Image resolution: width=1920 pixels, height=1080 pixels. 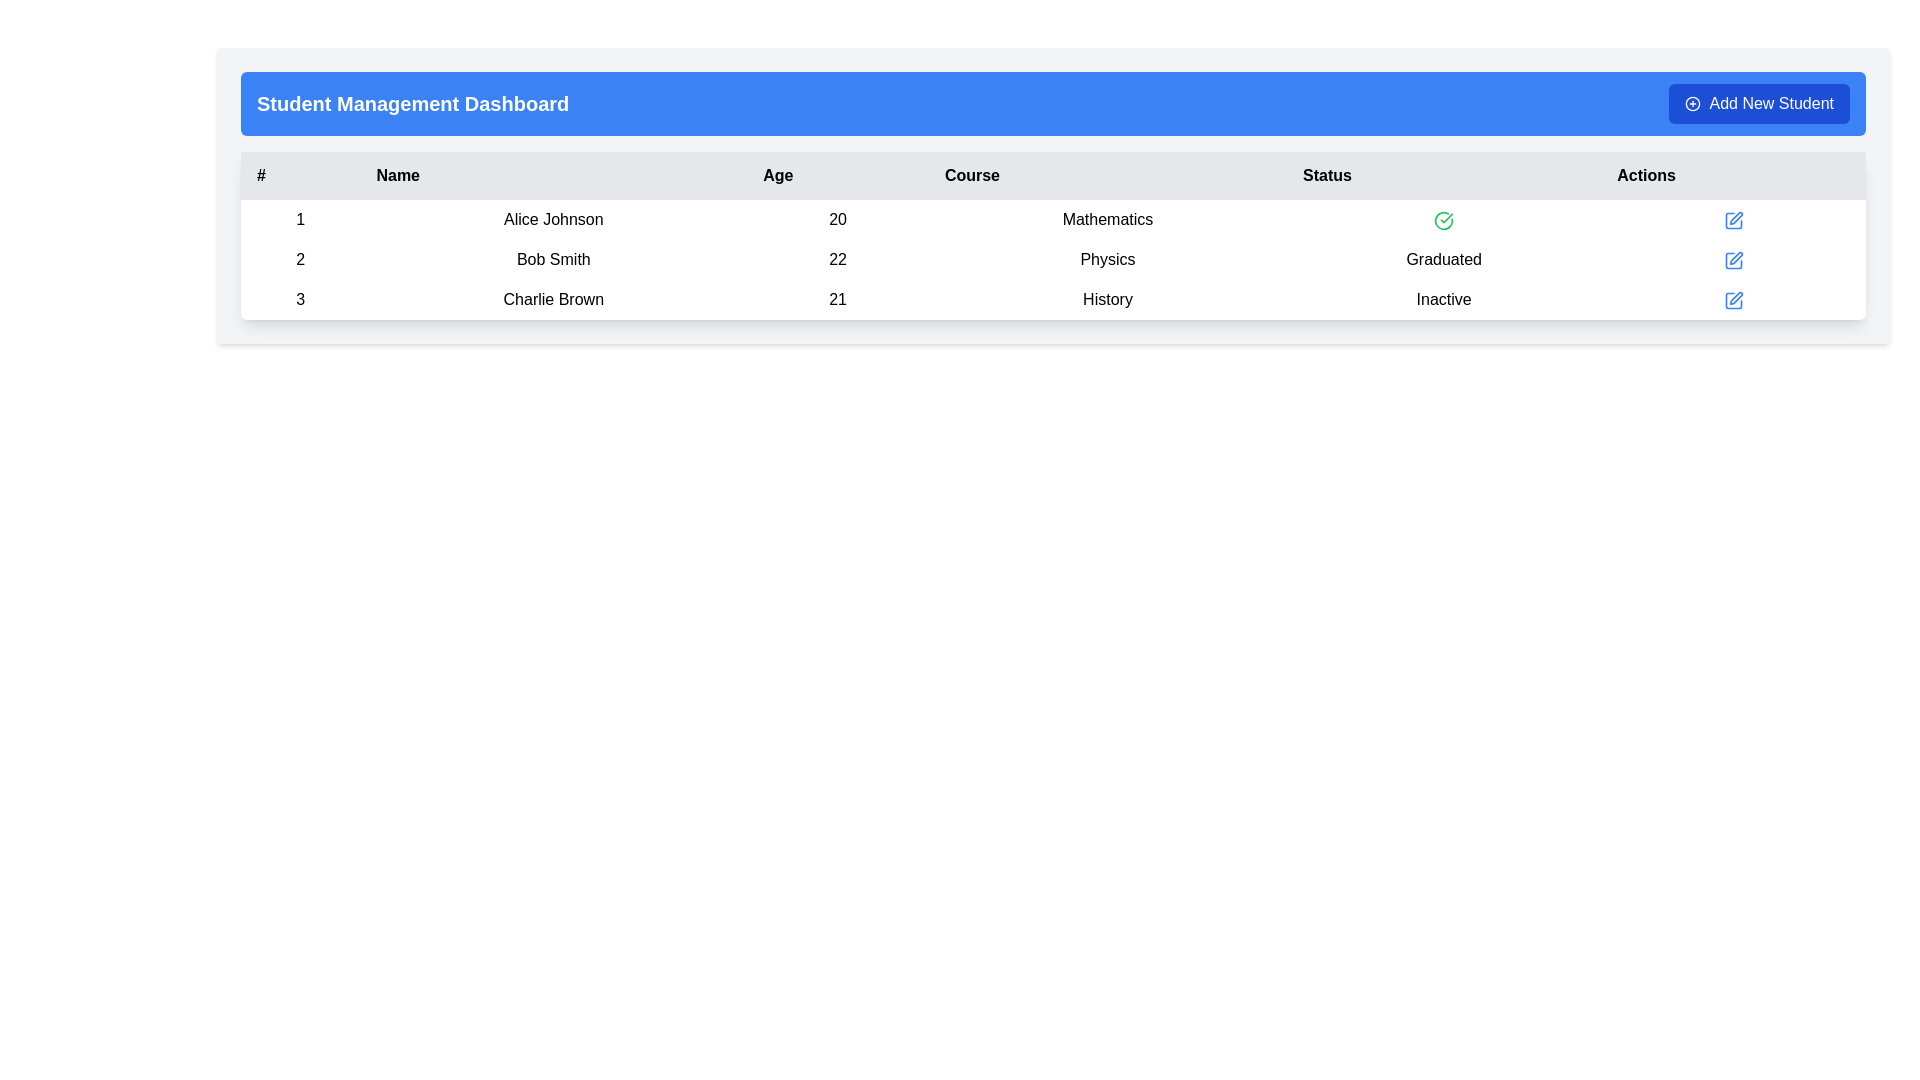 I want to click on the numeric text '21' in the 'Age' column of the table corresponding to 'Charlie Brown', so click(x=838, y=300).